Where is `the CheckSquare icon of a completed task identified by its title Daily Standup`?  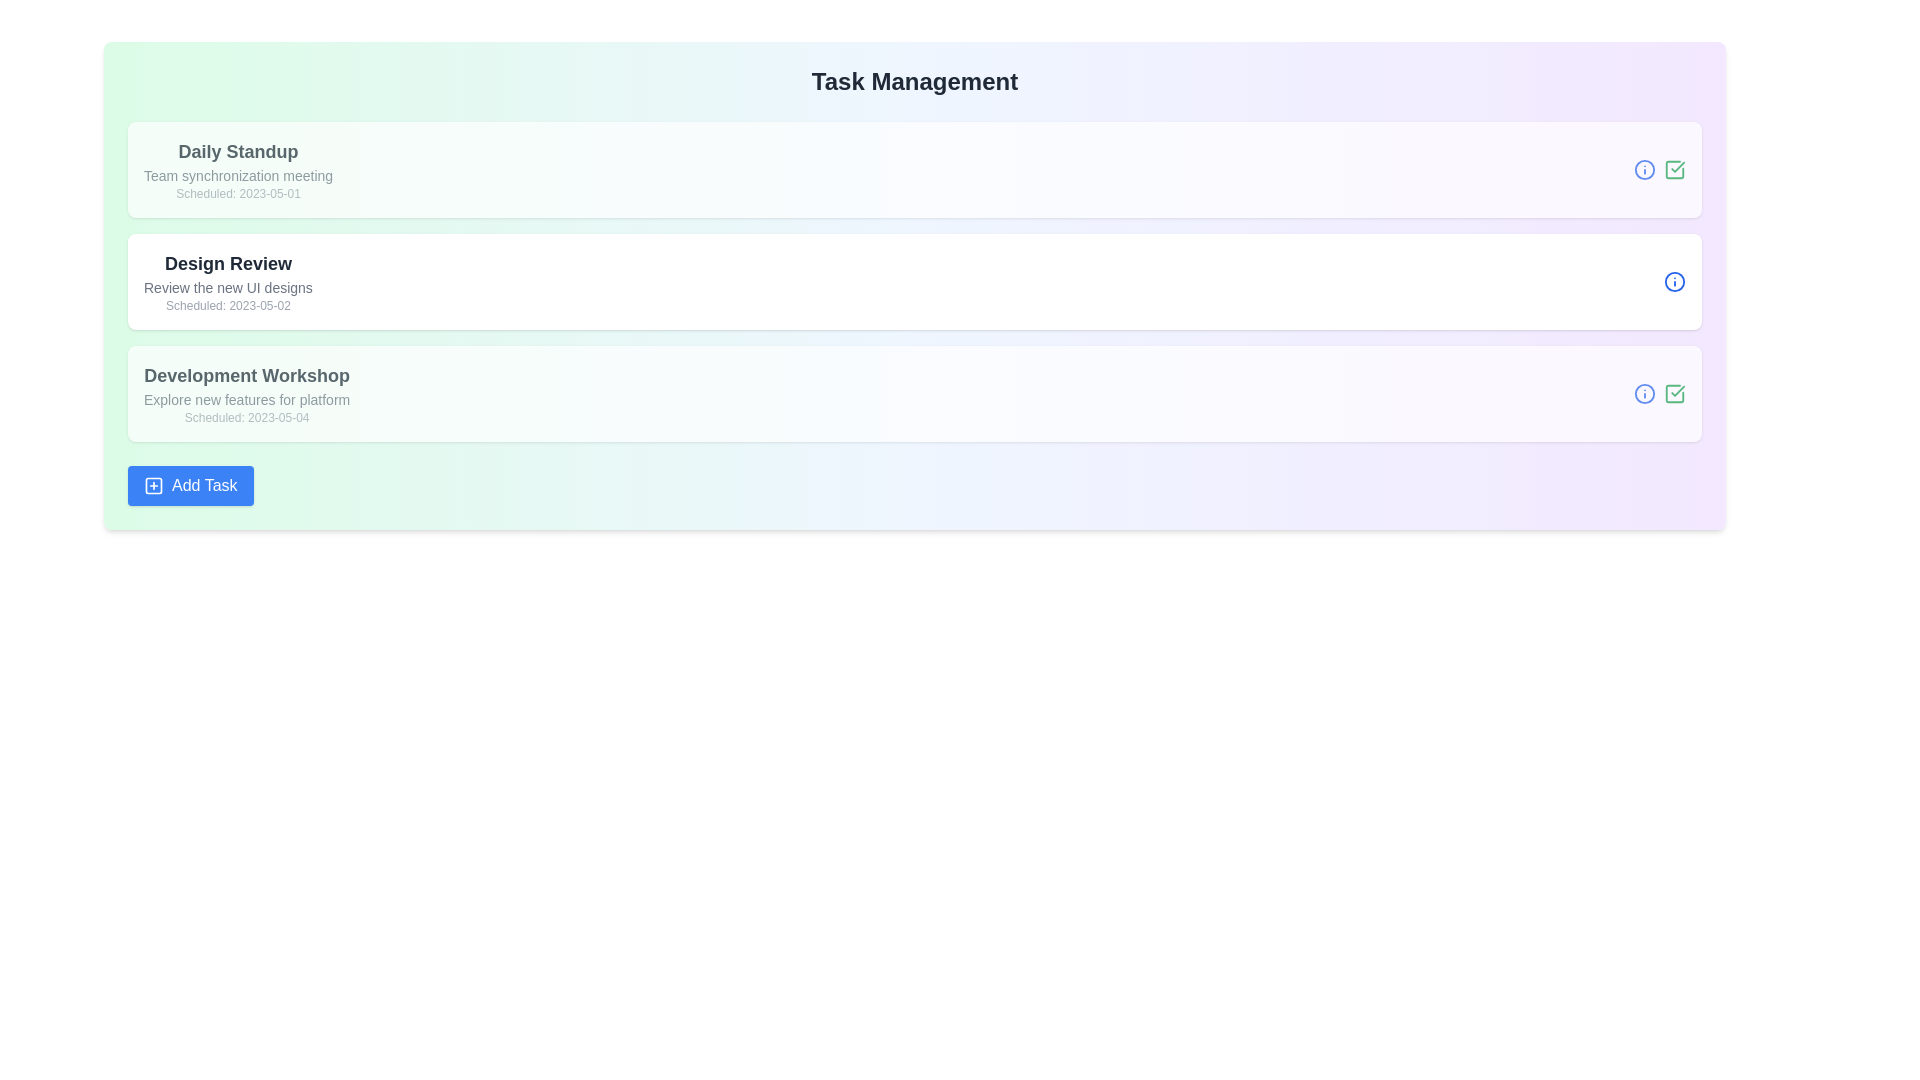
the CheckSquare icon of a completed task identified by its title Daily Standup is located at coordinates (1675, 168).